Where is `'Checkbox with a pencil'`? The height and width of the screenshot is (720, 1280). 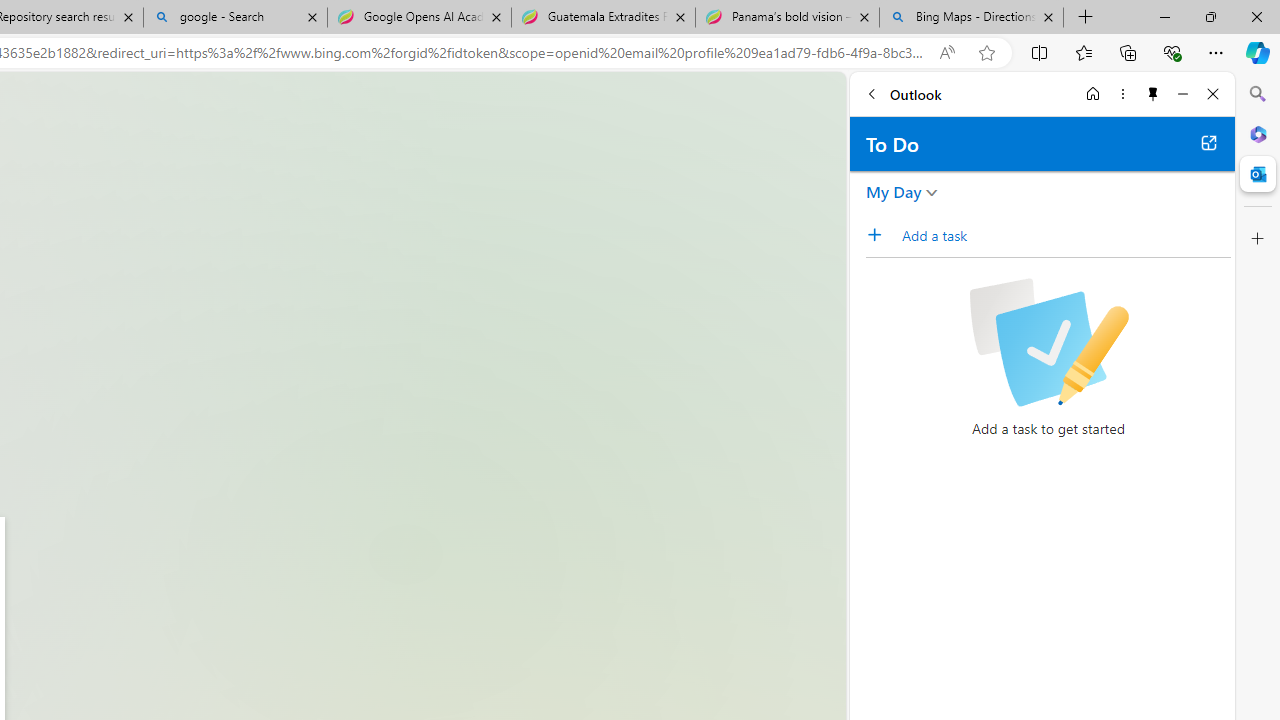
'Checkbox with a pencil' is located at coordinates (1047, 342).